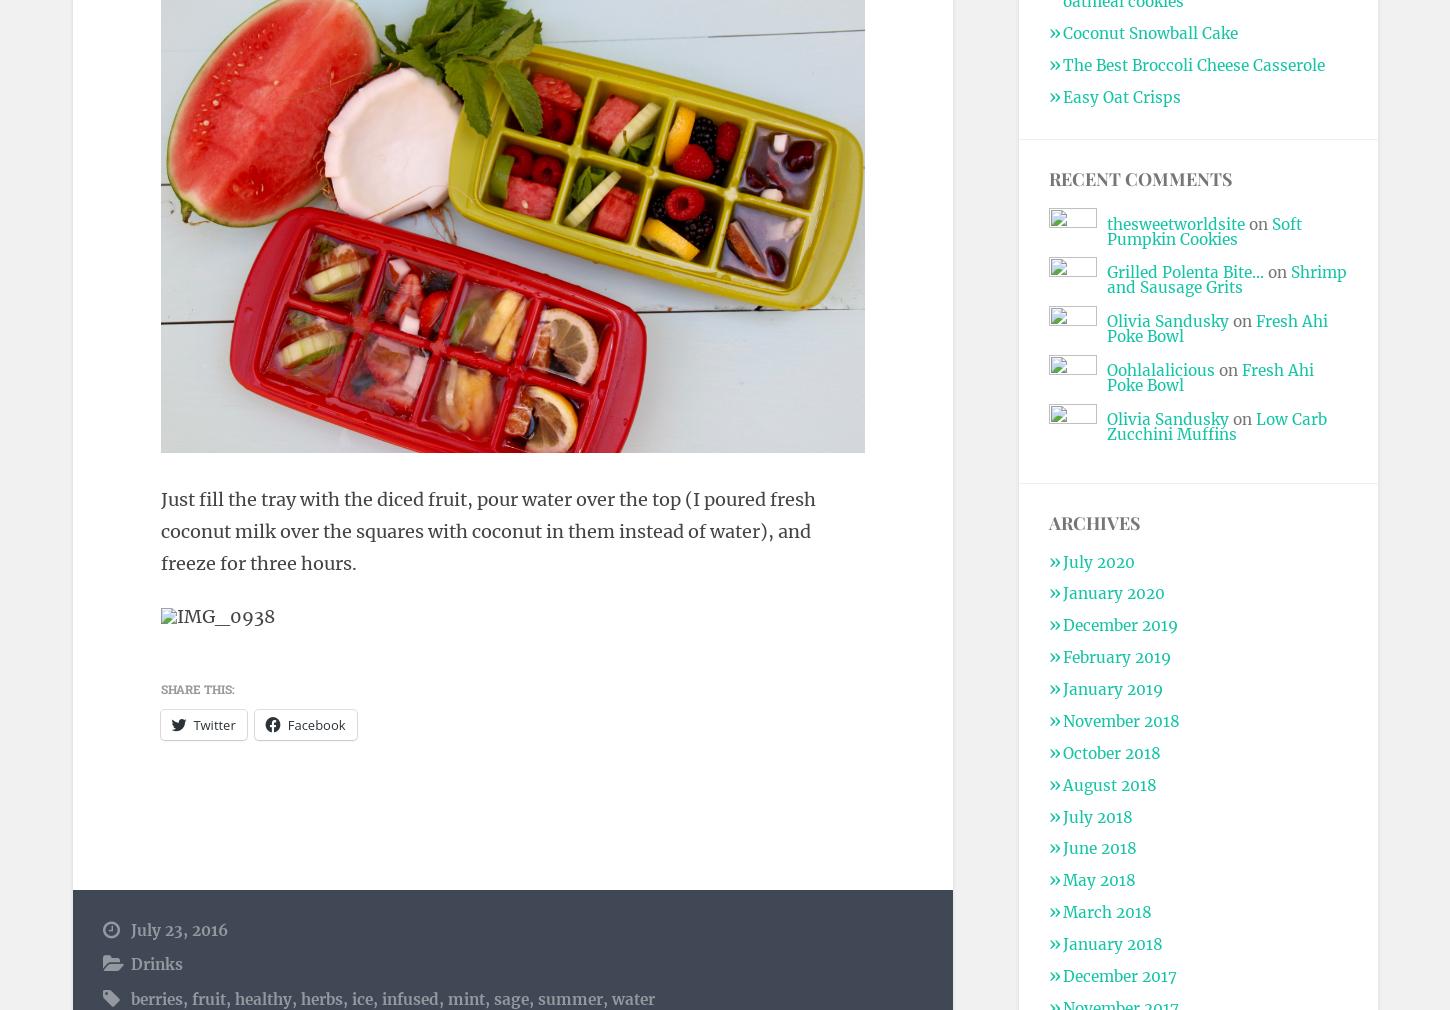 The image size is (1450, 1010). Describe the element at coordinates (233, 999) in the screenshot. I see `'healthy'` at that location.